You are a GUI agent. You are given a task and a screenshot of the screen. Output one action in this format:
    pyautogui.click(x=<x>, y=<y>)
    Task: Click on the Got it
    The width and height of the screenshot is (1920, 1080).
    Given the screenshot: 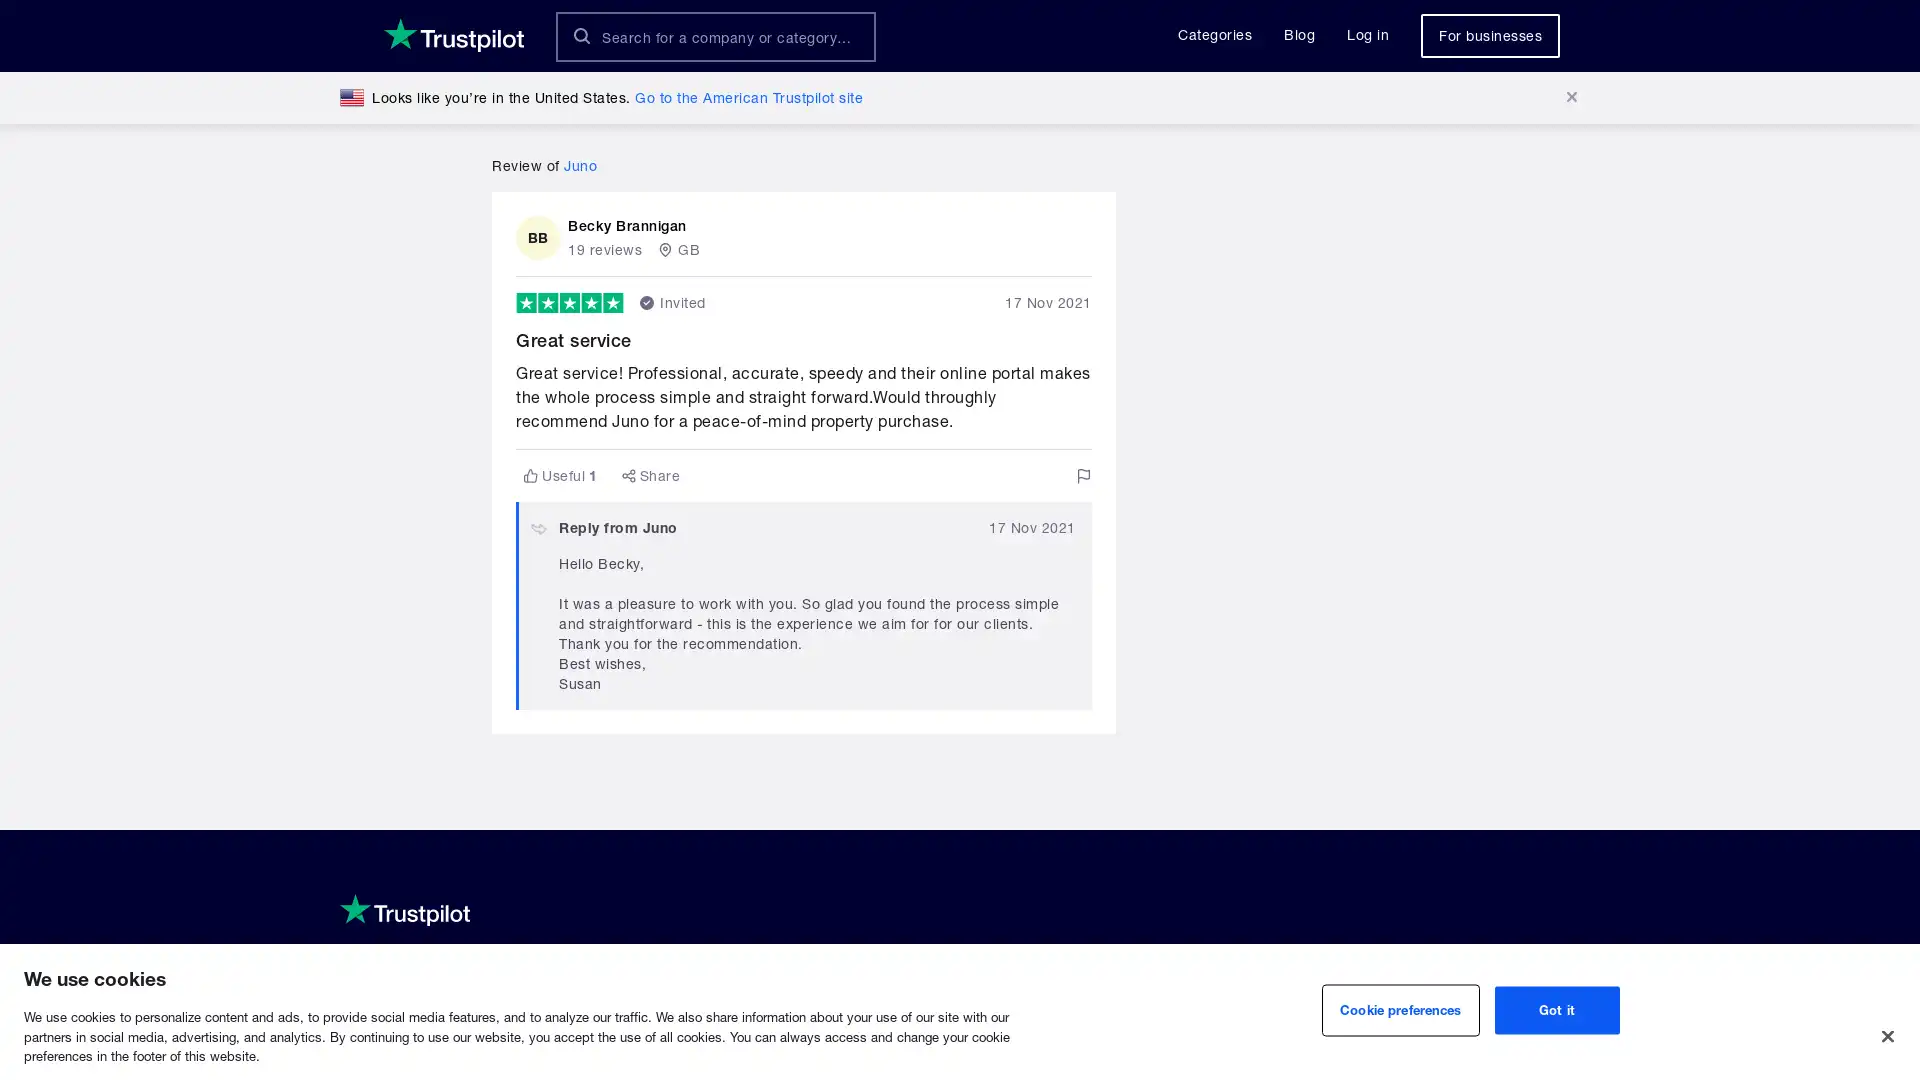 What is the action you would take?
    pyautogui.click(x=1555, y=1010)
    